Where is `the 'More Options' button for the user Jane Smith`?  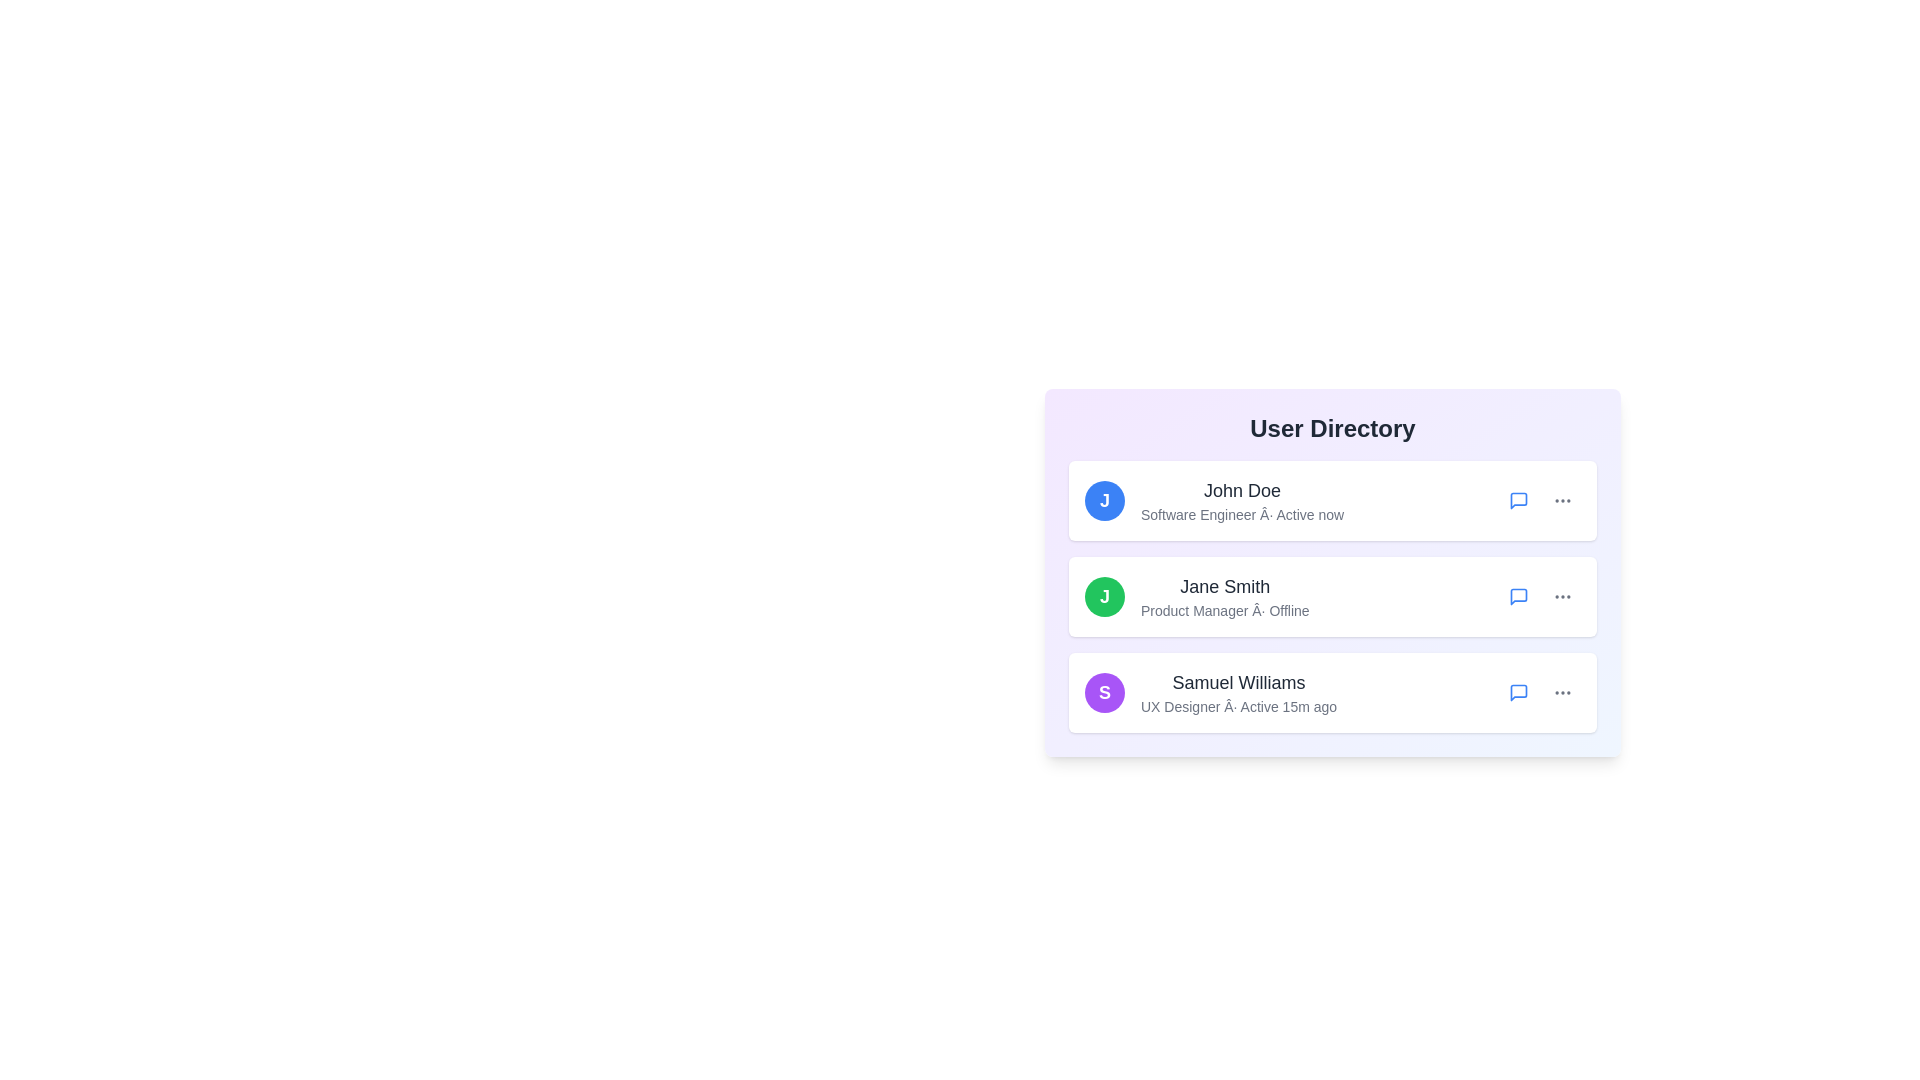
the 'More Options' button for the user Jane Smith is located at coordinates (1562, 596).